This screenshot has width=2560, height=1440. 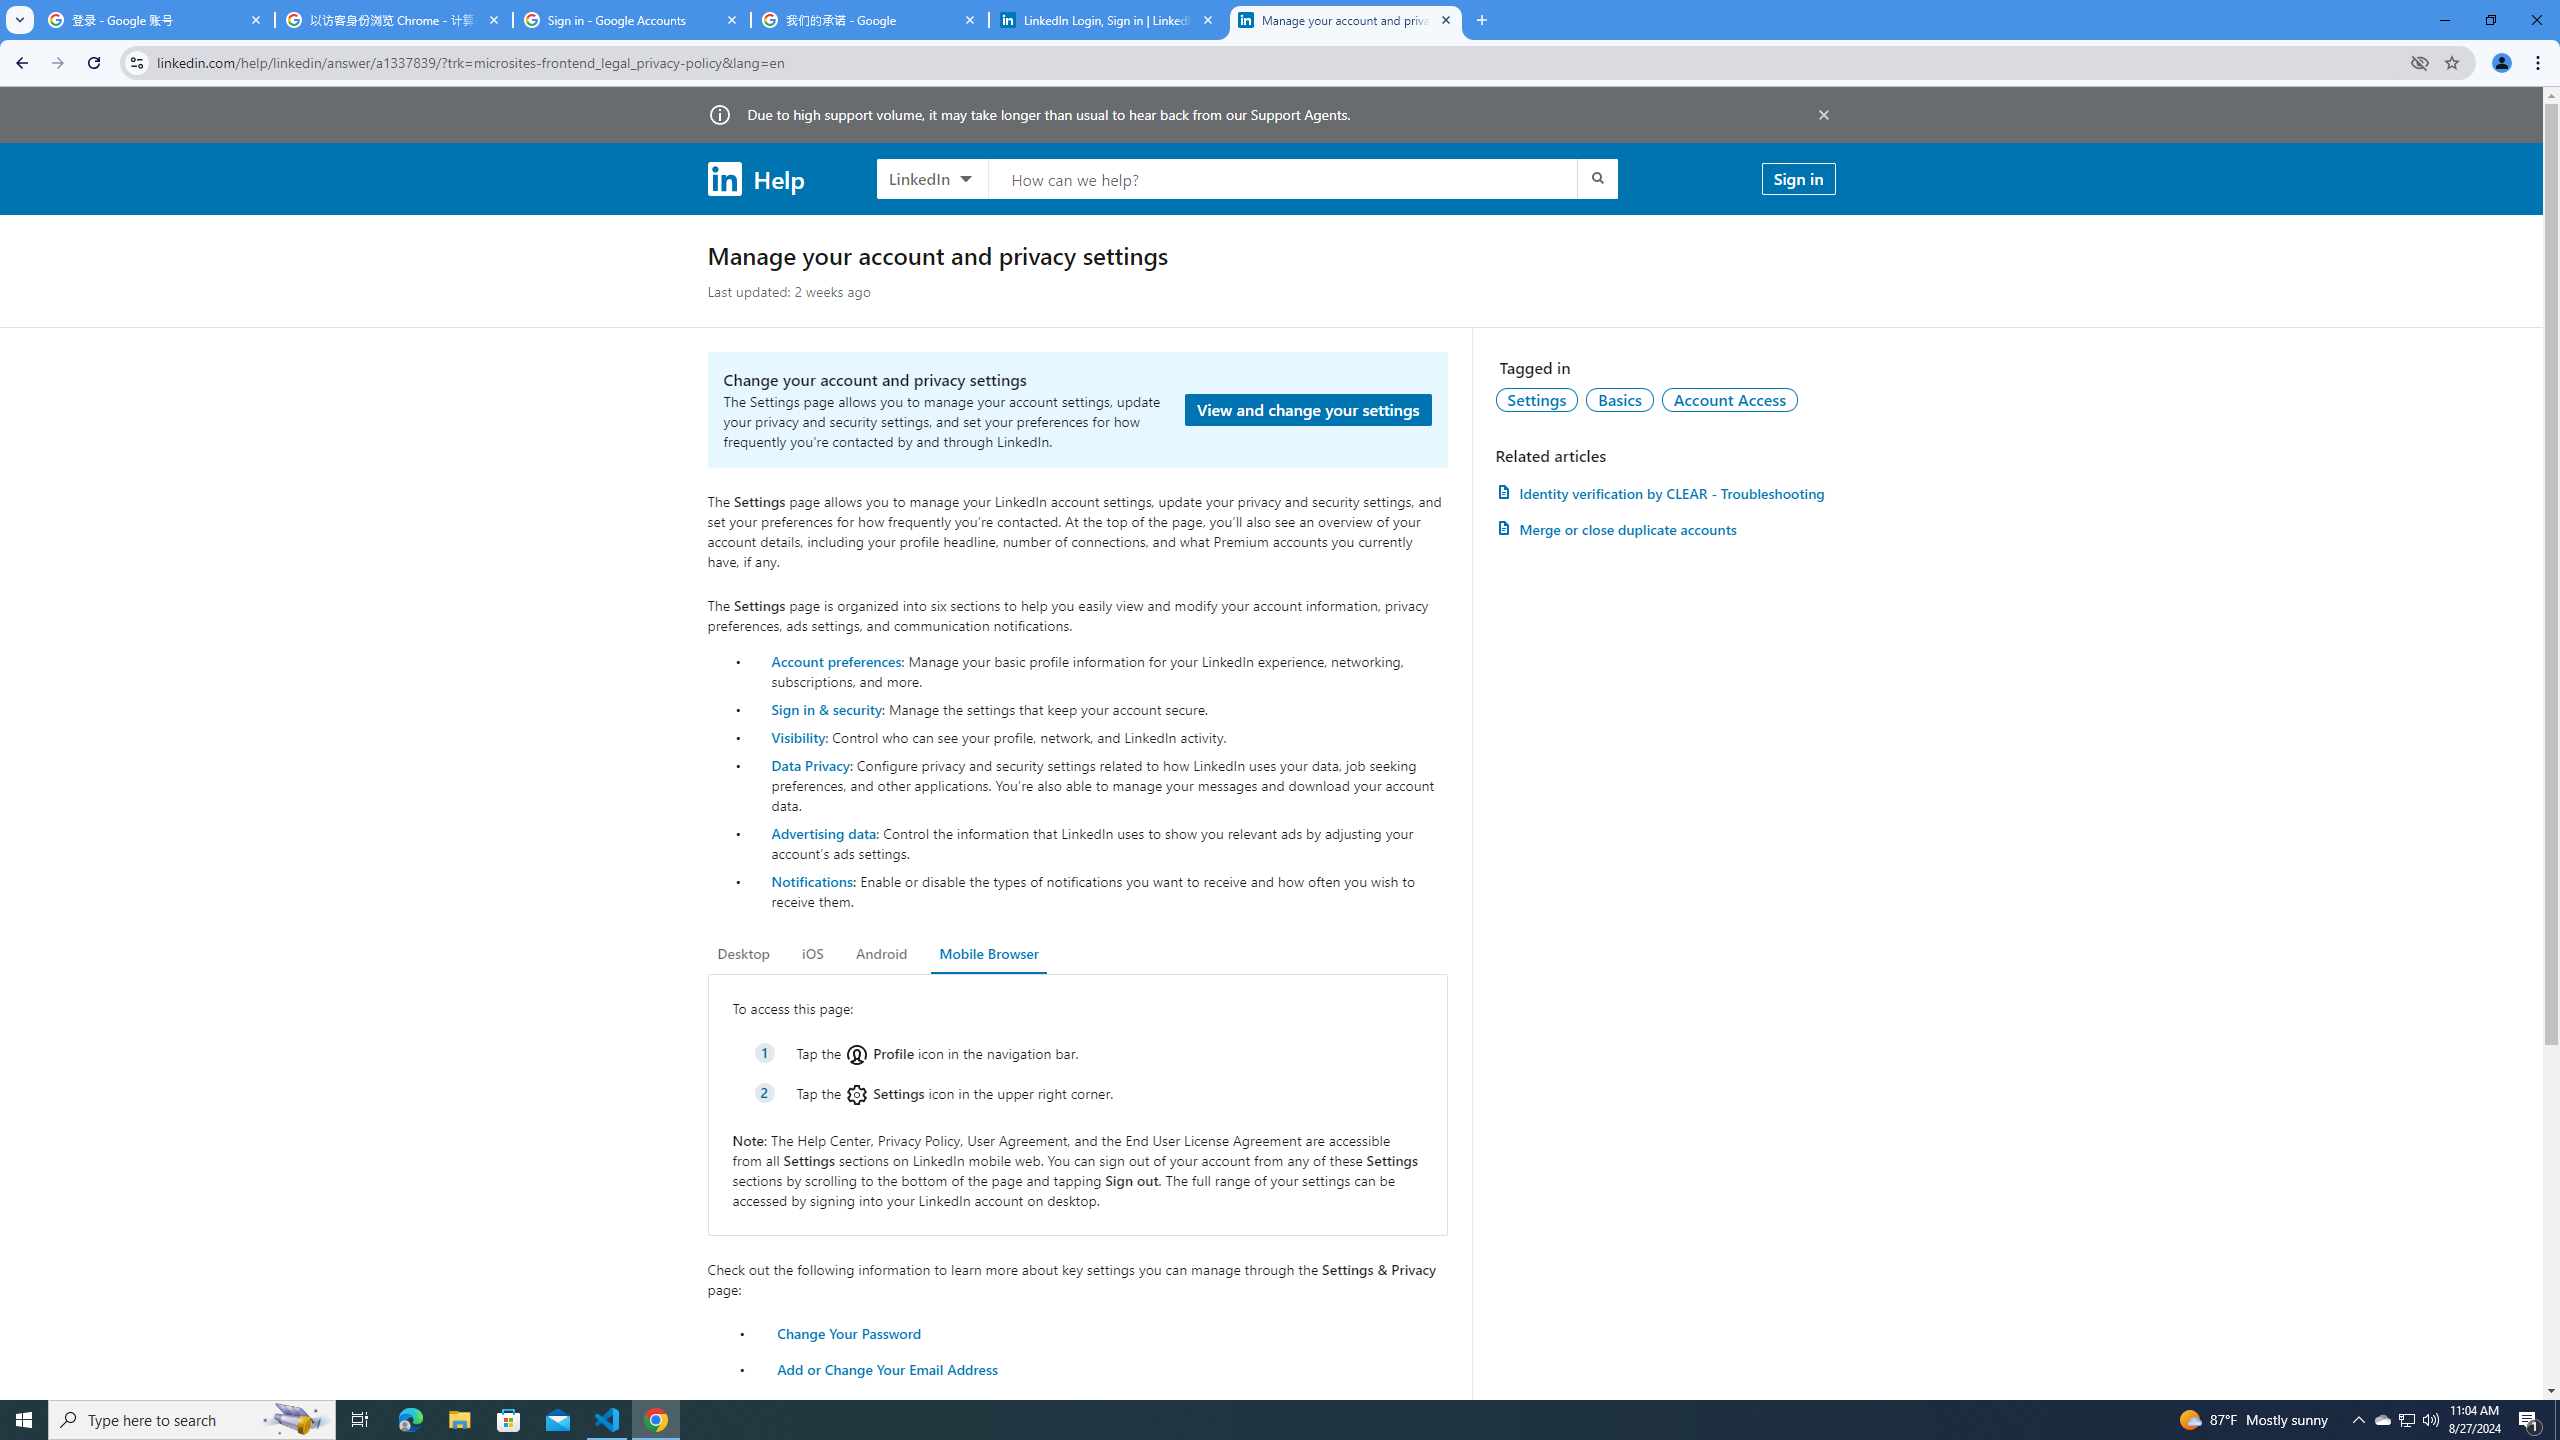 I want to click on 'Mobile Browser', so click(x=988, y=953).